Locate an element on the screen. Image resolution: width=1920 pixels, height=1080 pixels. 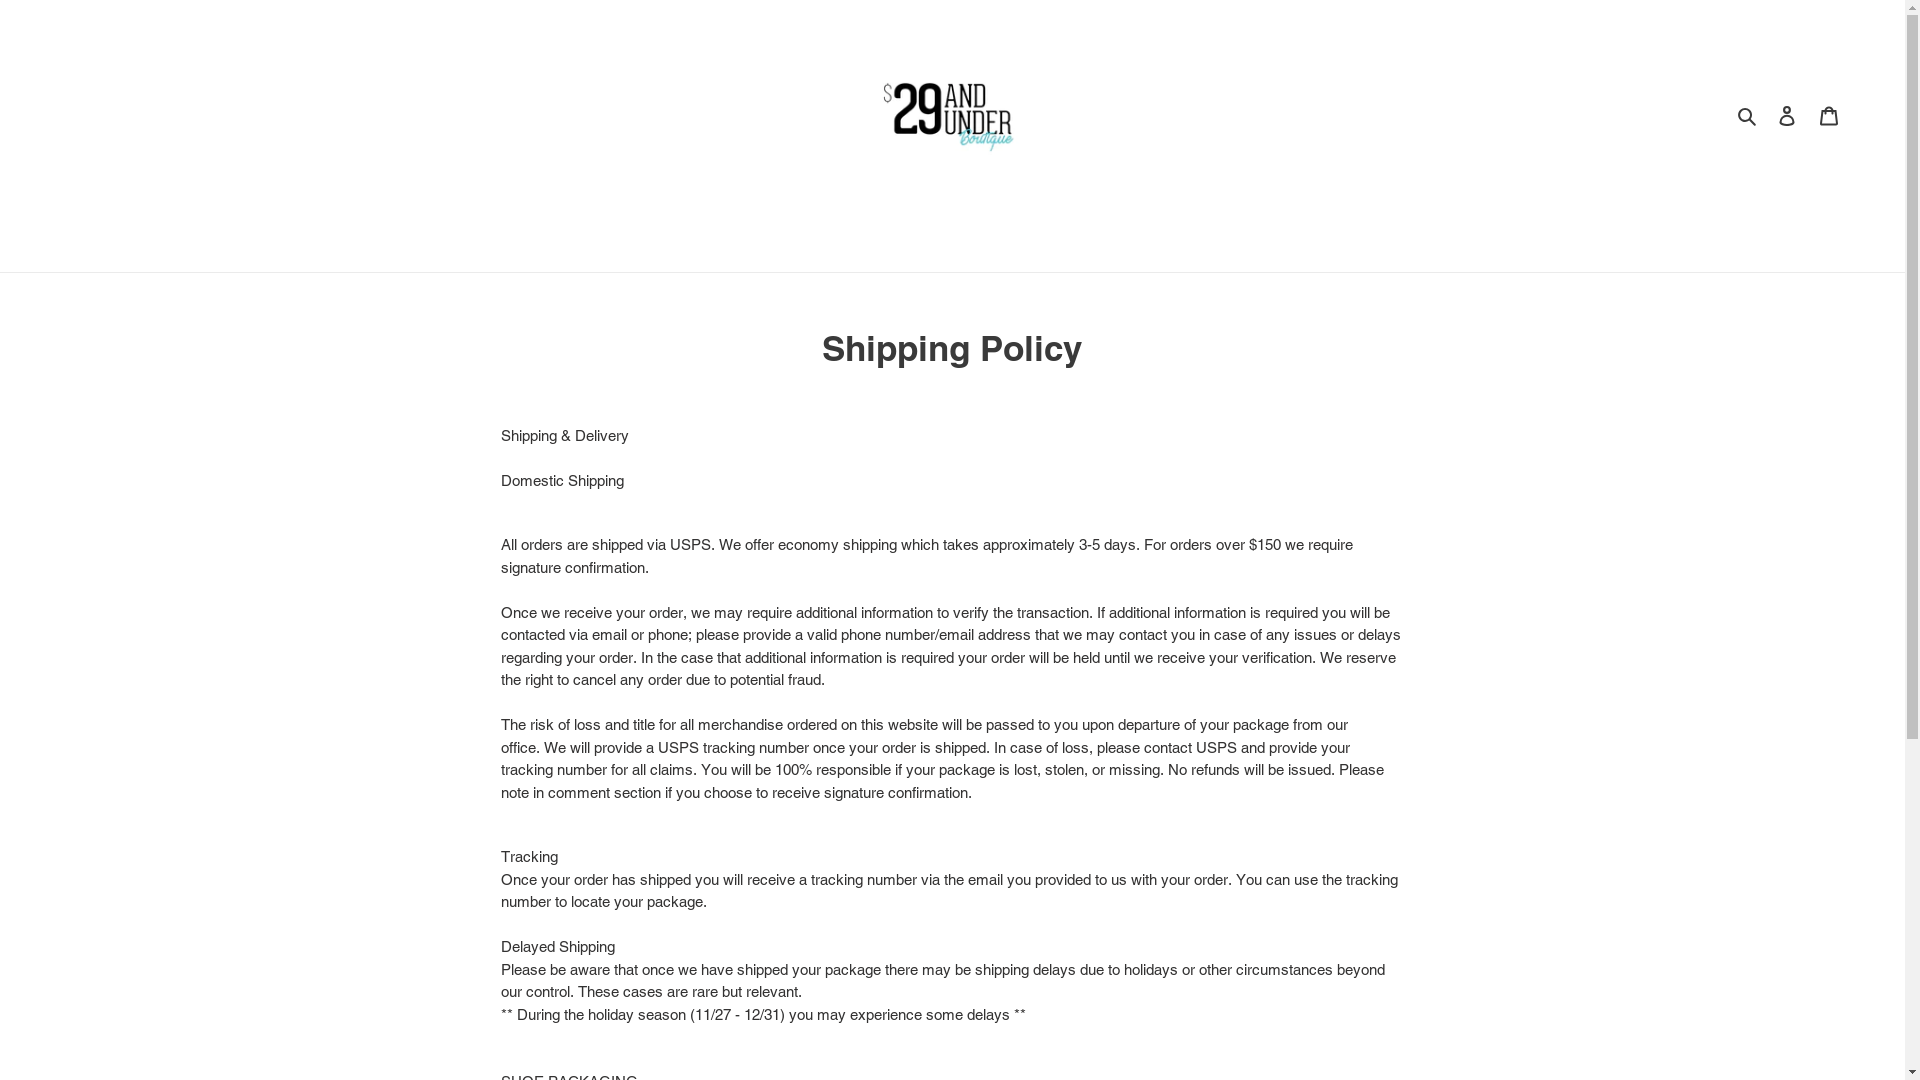
'Cart' is located at coordinates (1808, 115).